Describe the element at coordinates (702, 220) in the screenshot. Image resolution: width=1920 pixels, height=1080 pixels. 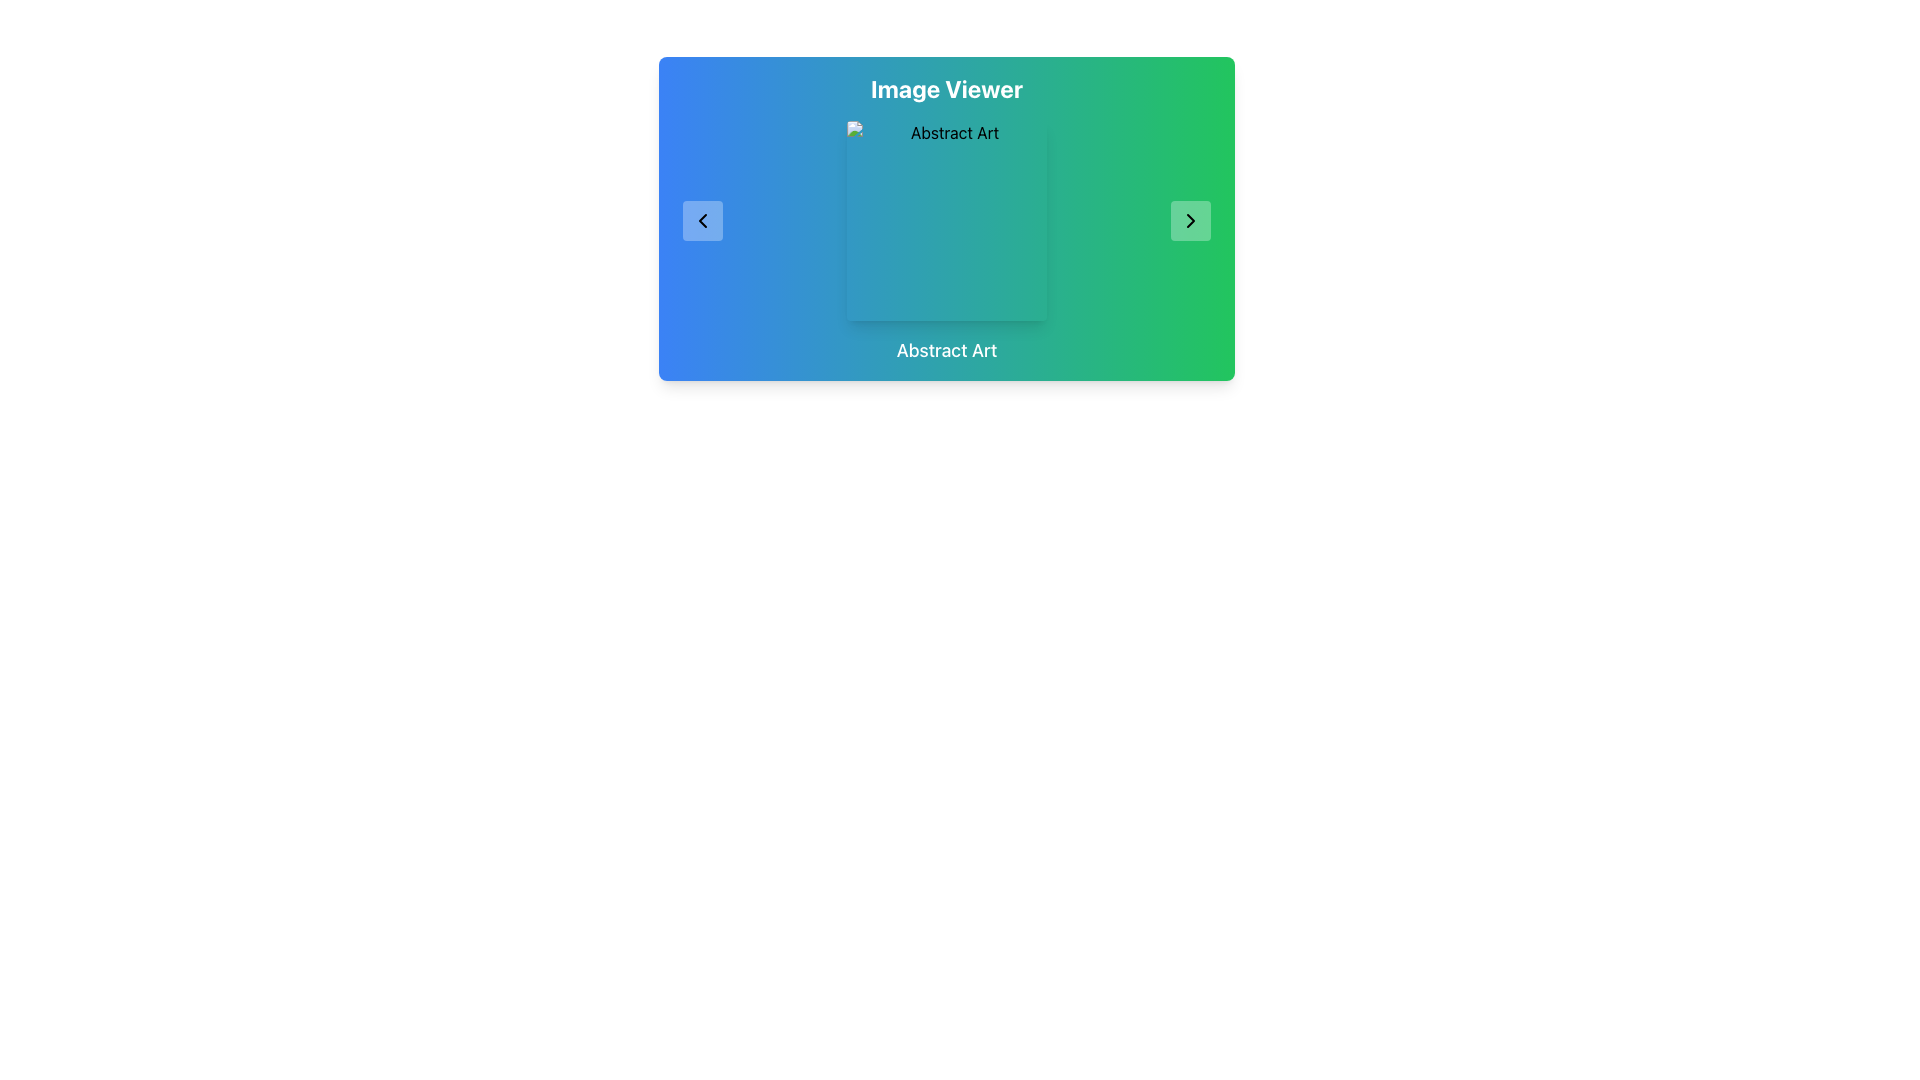
I see `the left navigation control chevron icon` at that location.